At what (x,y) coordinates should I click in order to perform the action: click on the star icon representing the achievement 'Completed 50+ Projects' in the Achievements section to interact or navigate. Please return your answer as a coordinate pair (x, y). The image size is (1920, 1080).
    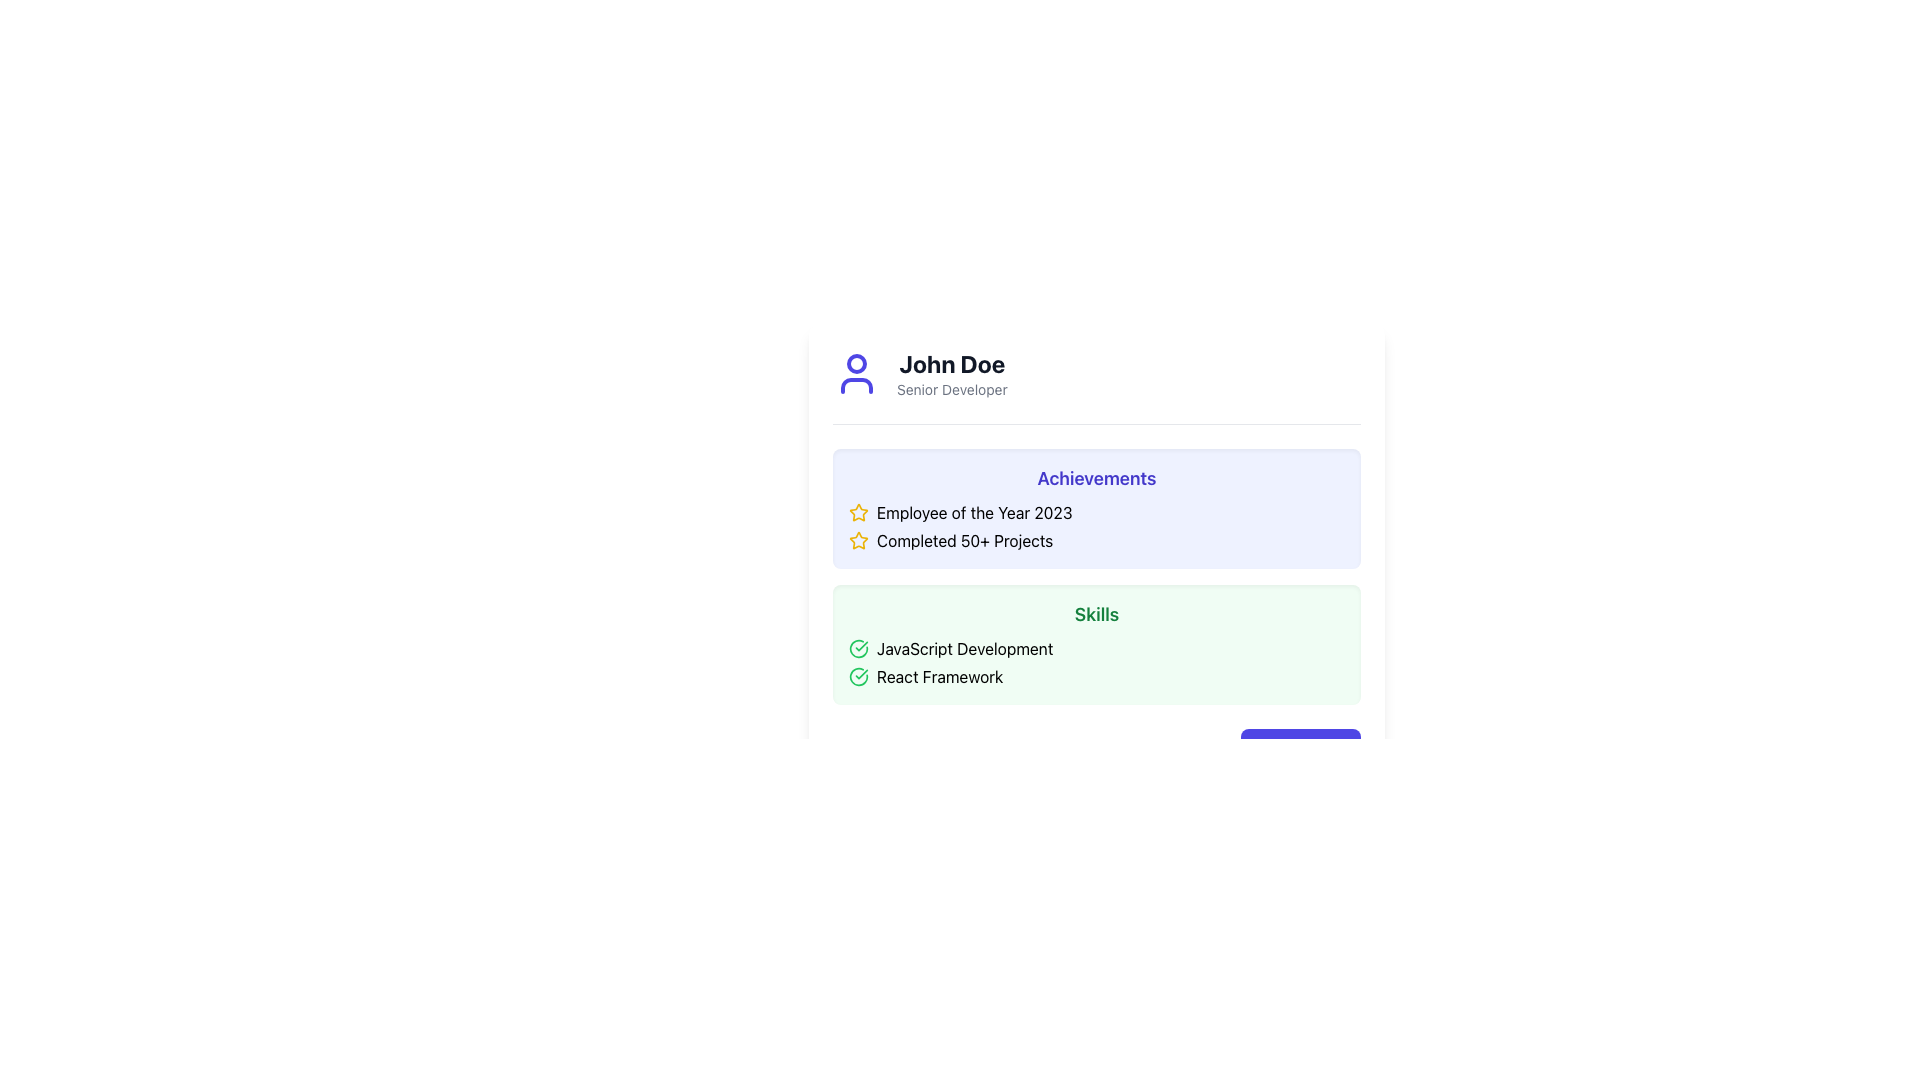
    Looking at the image, I should click on (858, 511).